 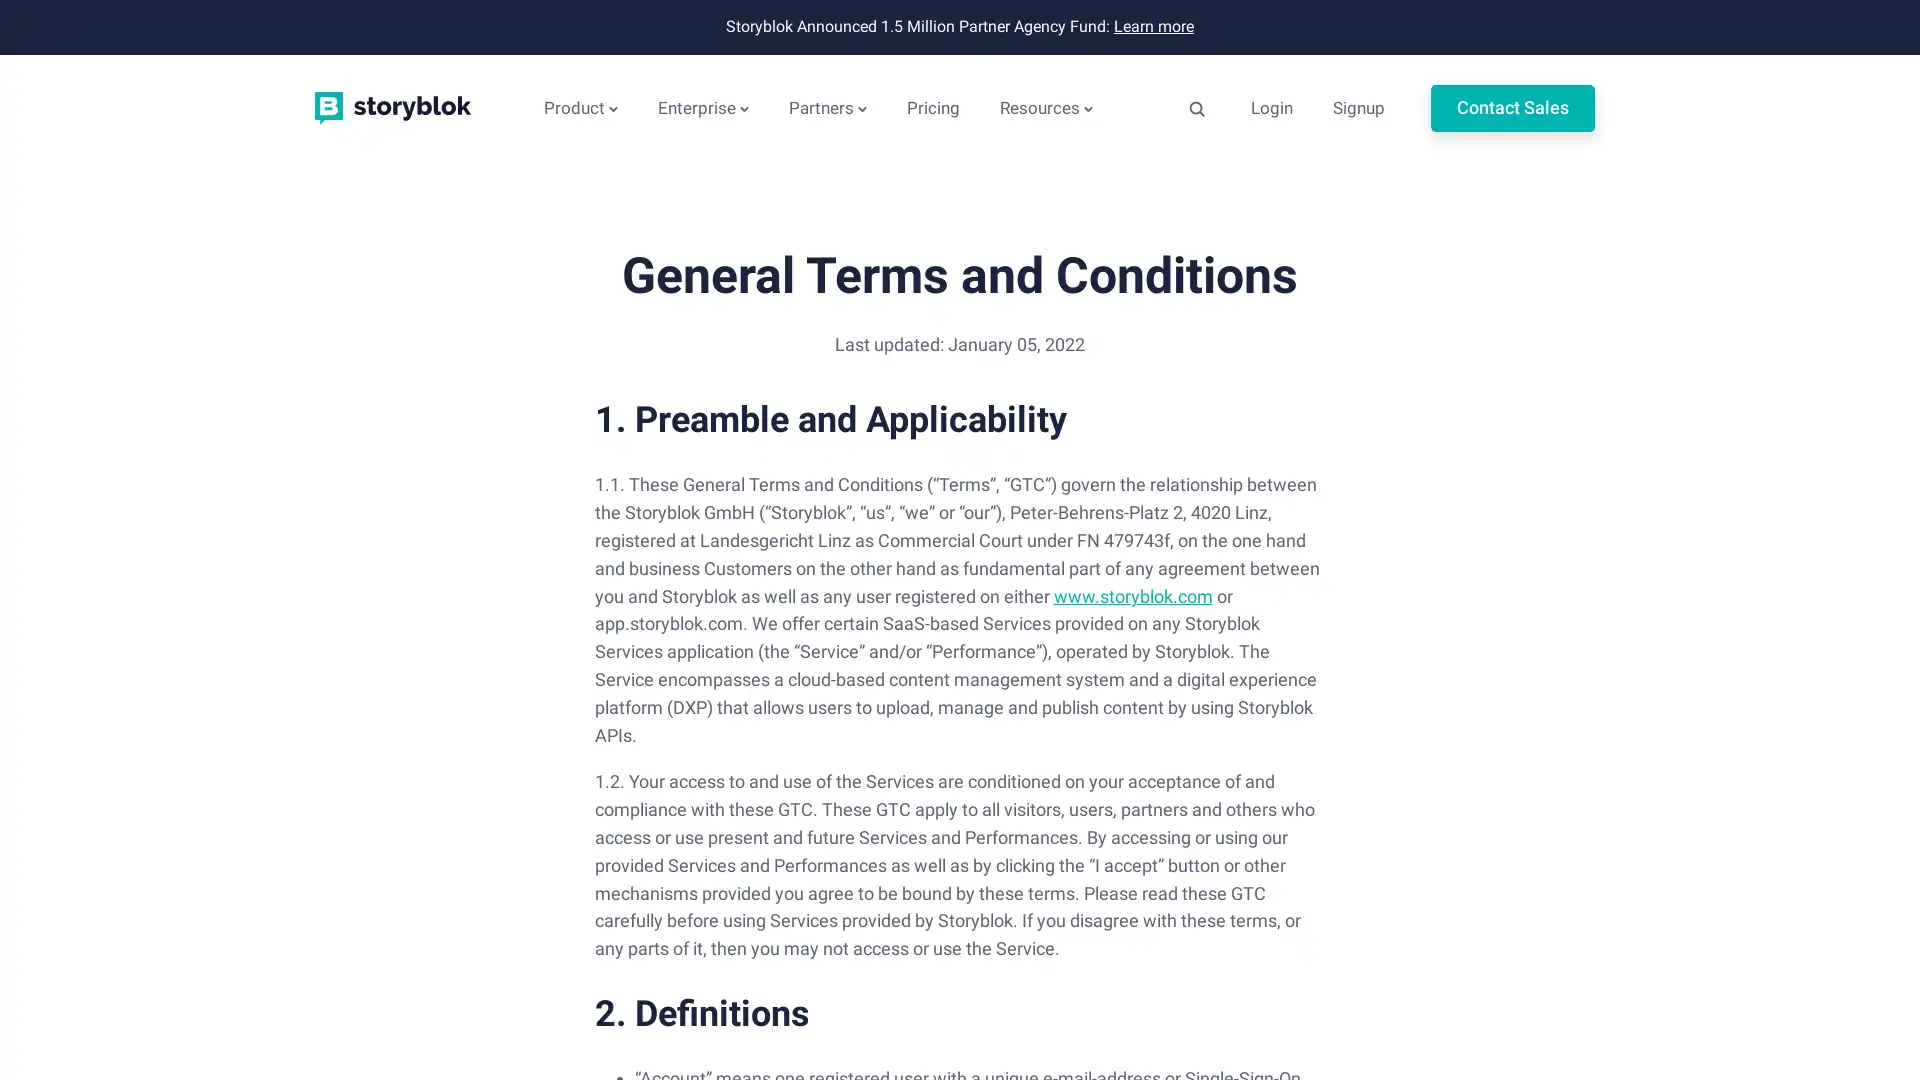 I want to click on Enterprise, so click(x=703, y=108).